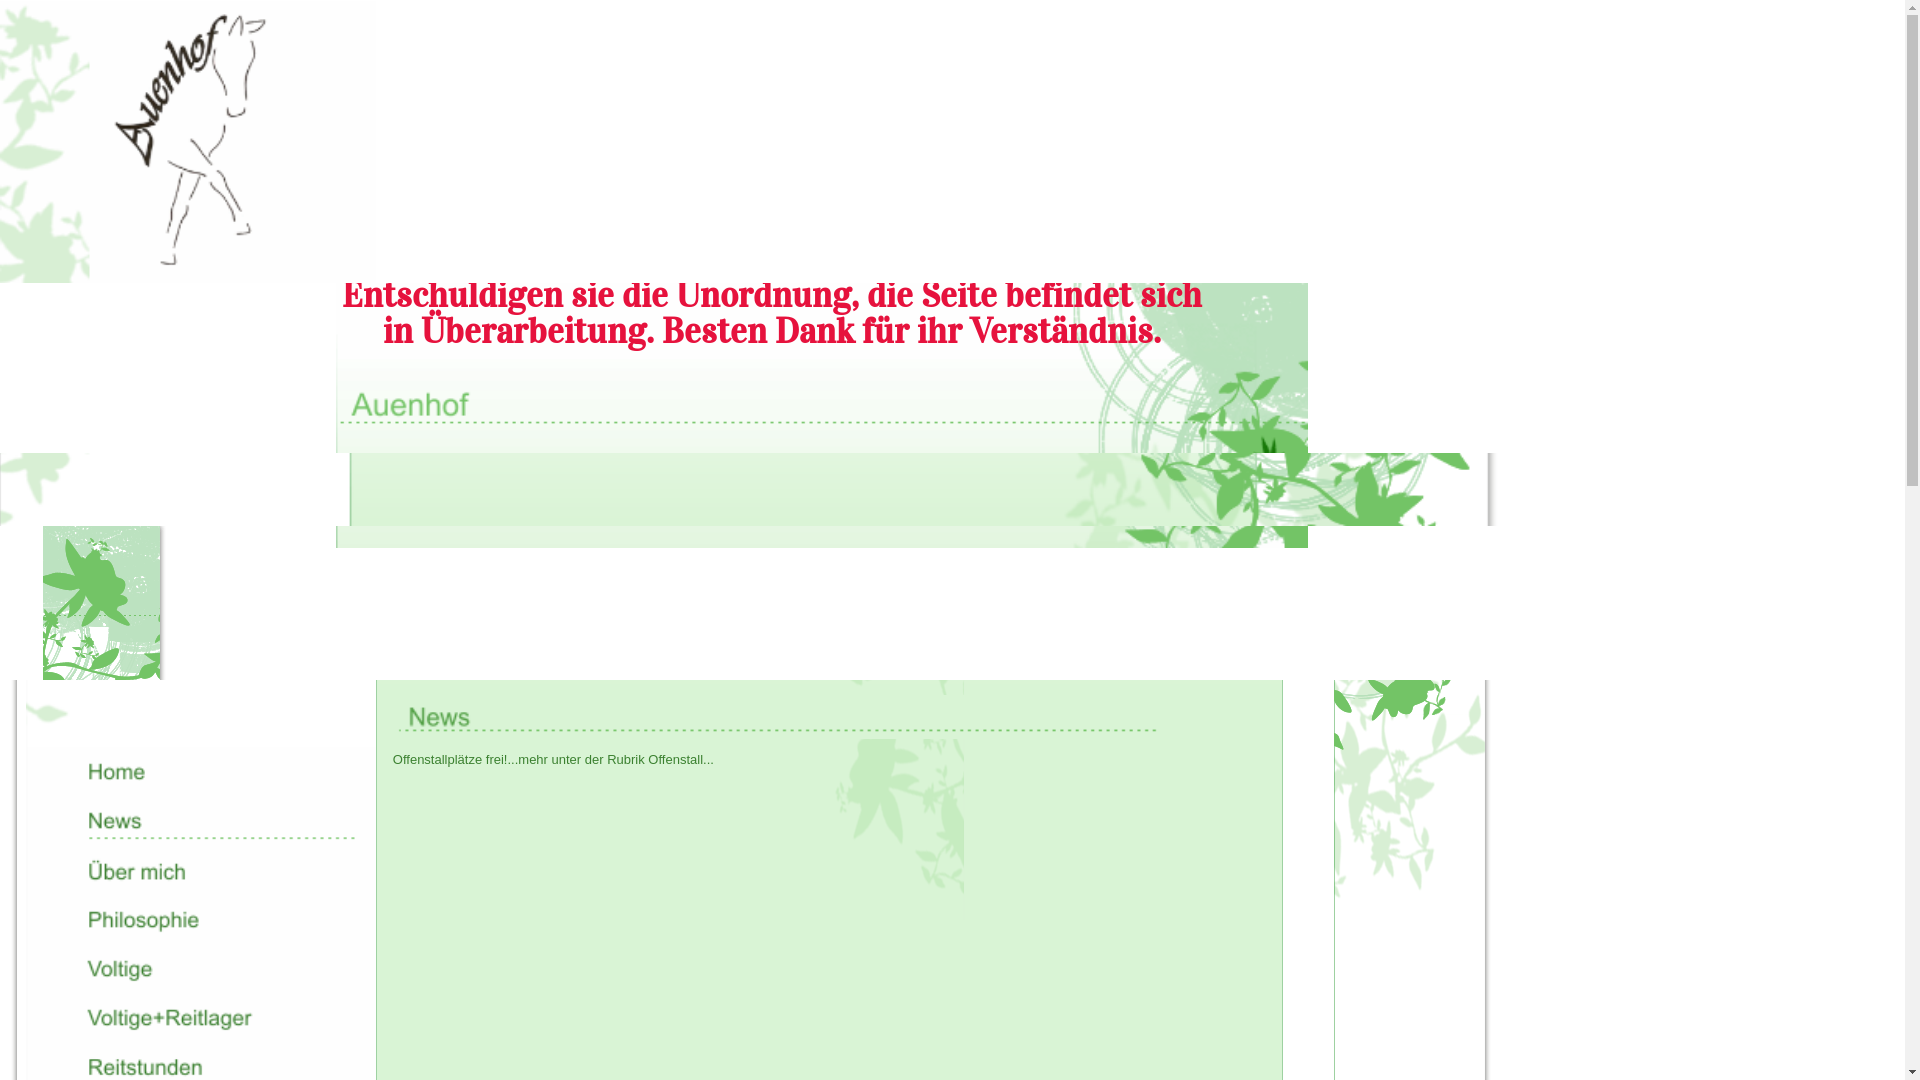 This screenshot has height=1080, width=1920. What do you see at coordinates (201, 1017) in the screenshot?
I see `'Voltige+Reitlager'` at bounding box center [201, 1017].